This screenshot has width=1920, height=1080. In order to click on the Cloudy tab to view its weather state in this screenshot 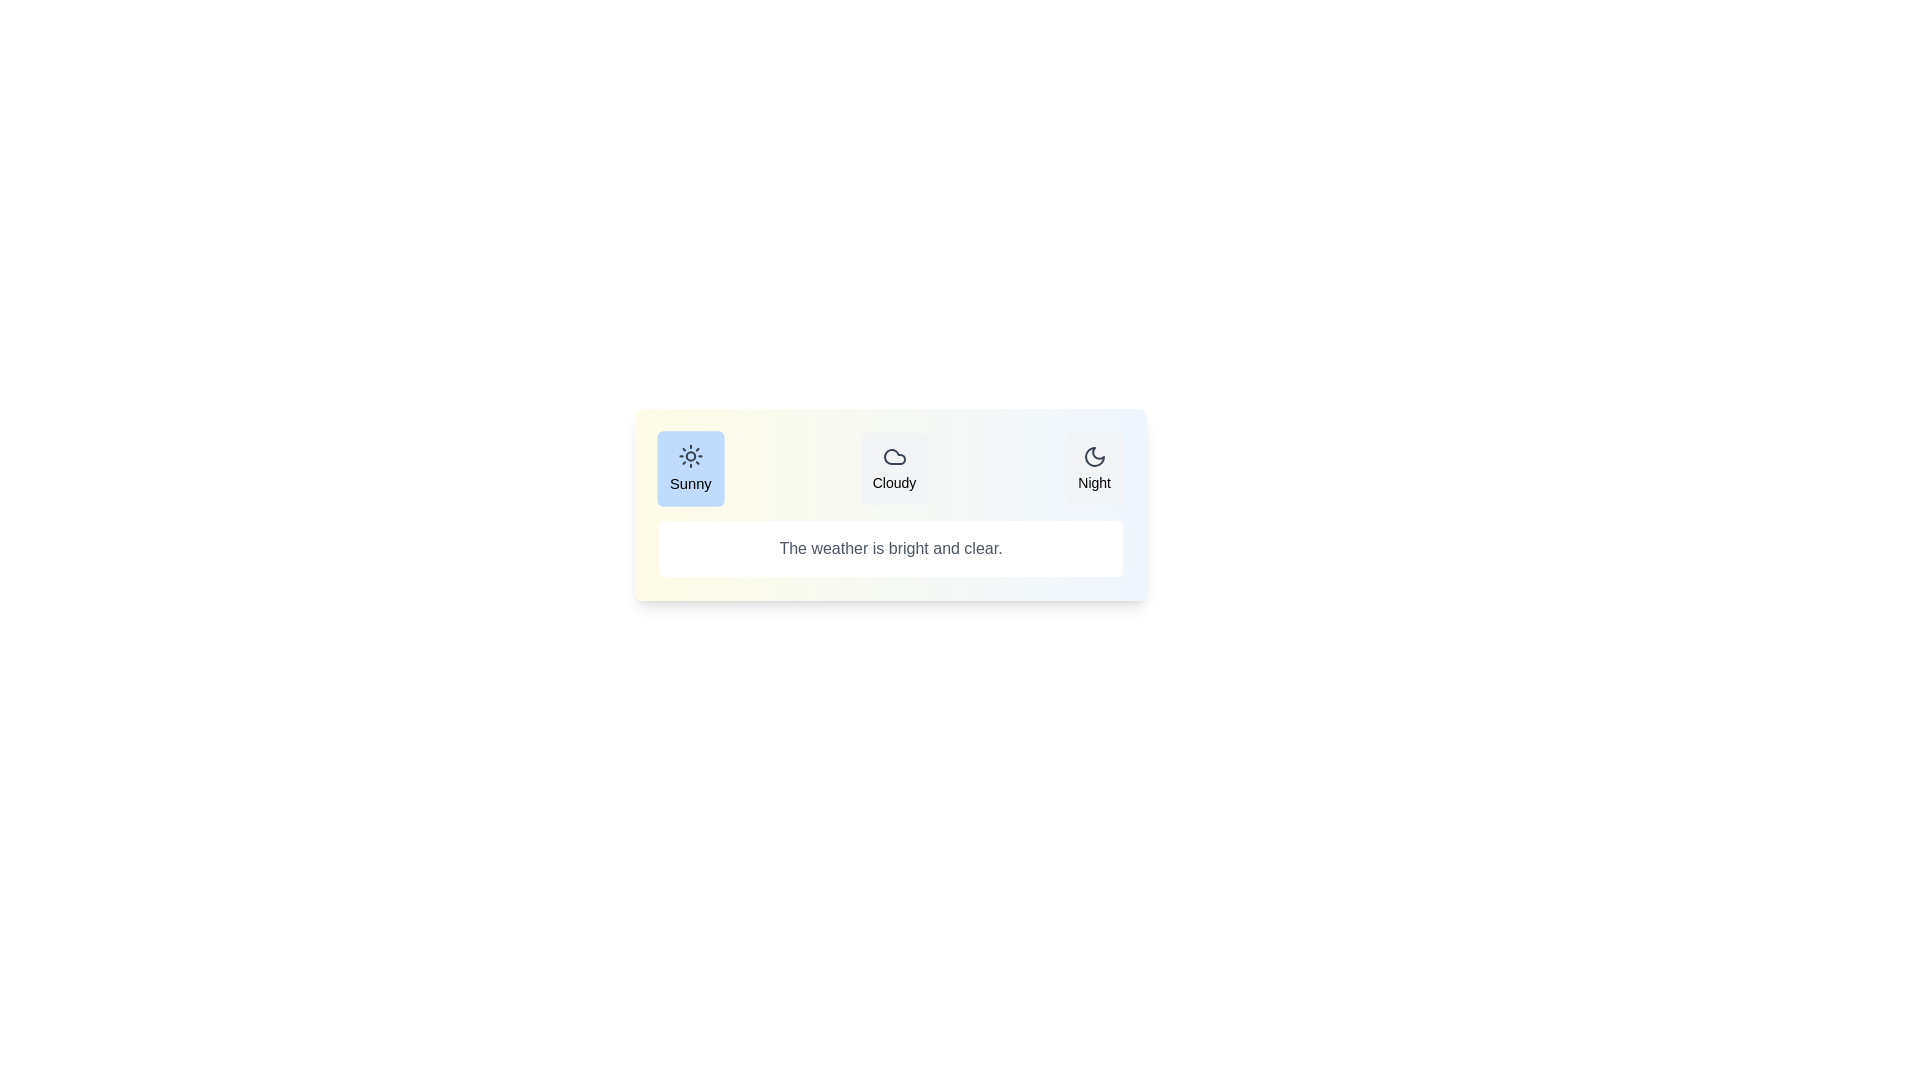, I will do `click(893, 469)`.